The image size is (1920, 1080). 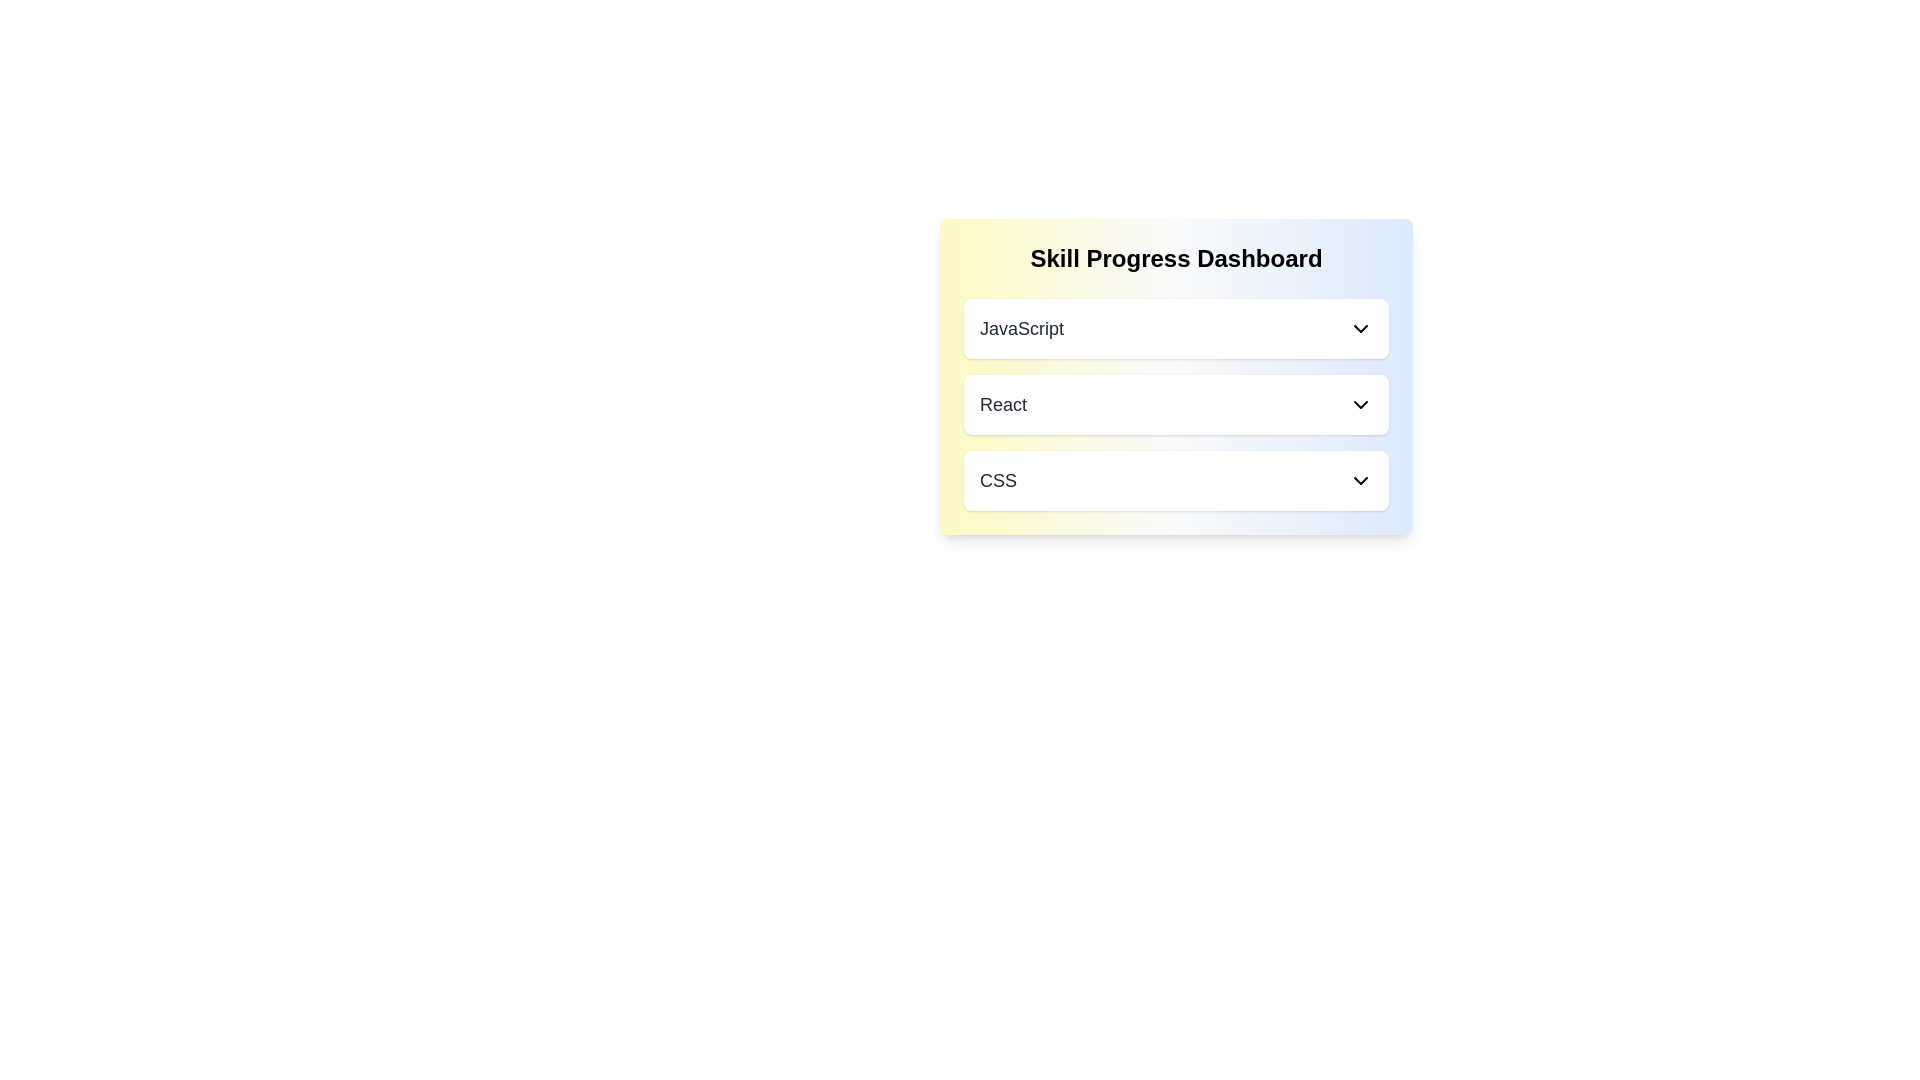 What do you see at coordinates (1176, 405) in the screenshot?
I see `the dropdown arrow of the 'React' item in the dropdown menu` at bounding box center [1176, 405].